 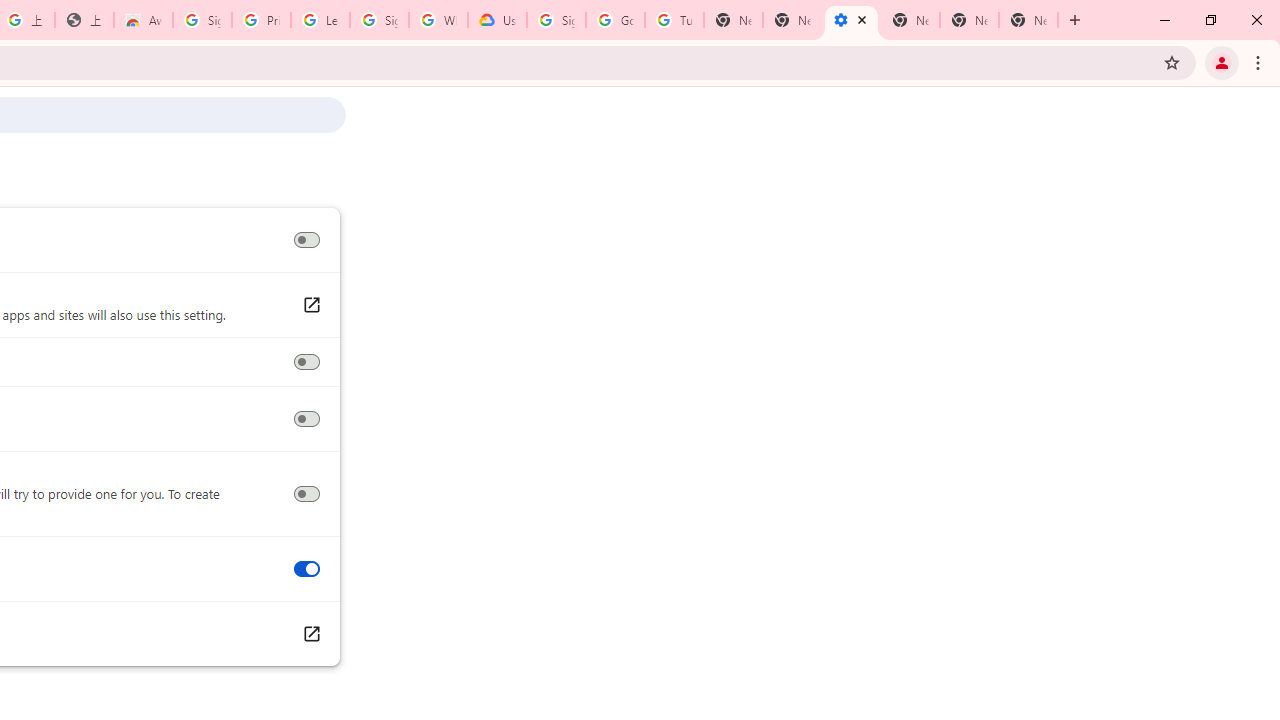 I want to click on 'Settings - Accessibility', so click(x=851, y=20).